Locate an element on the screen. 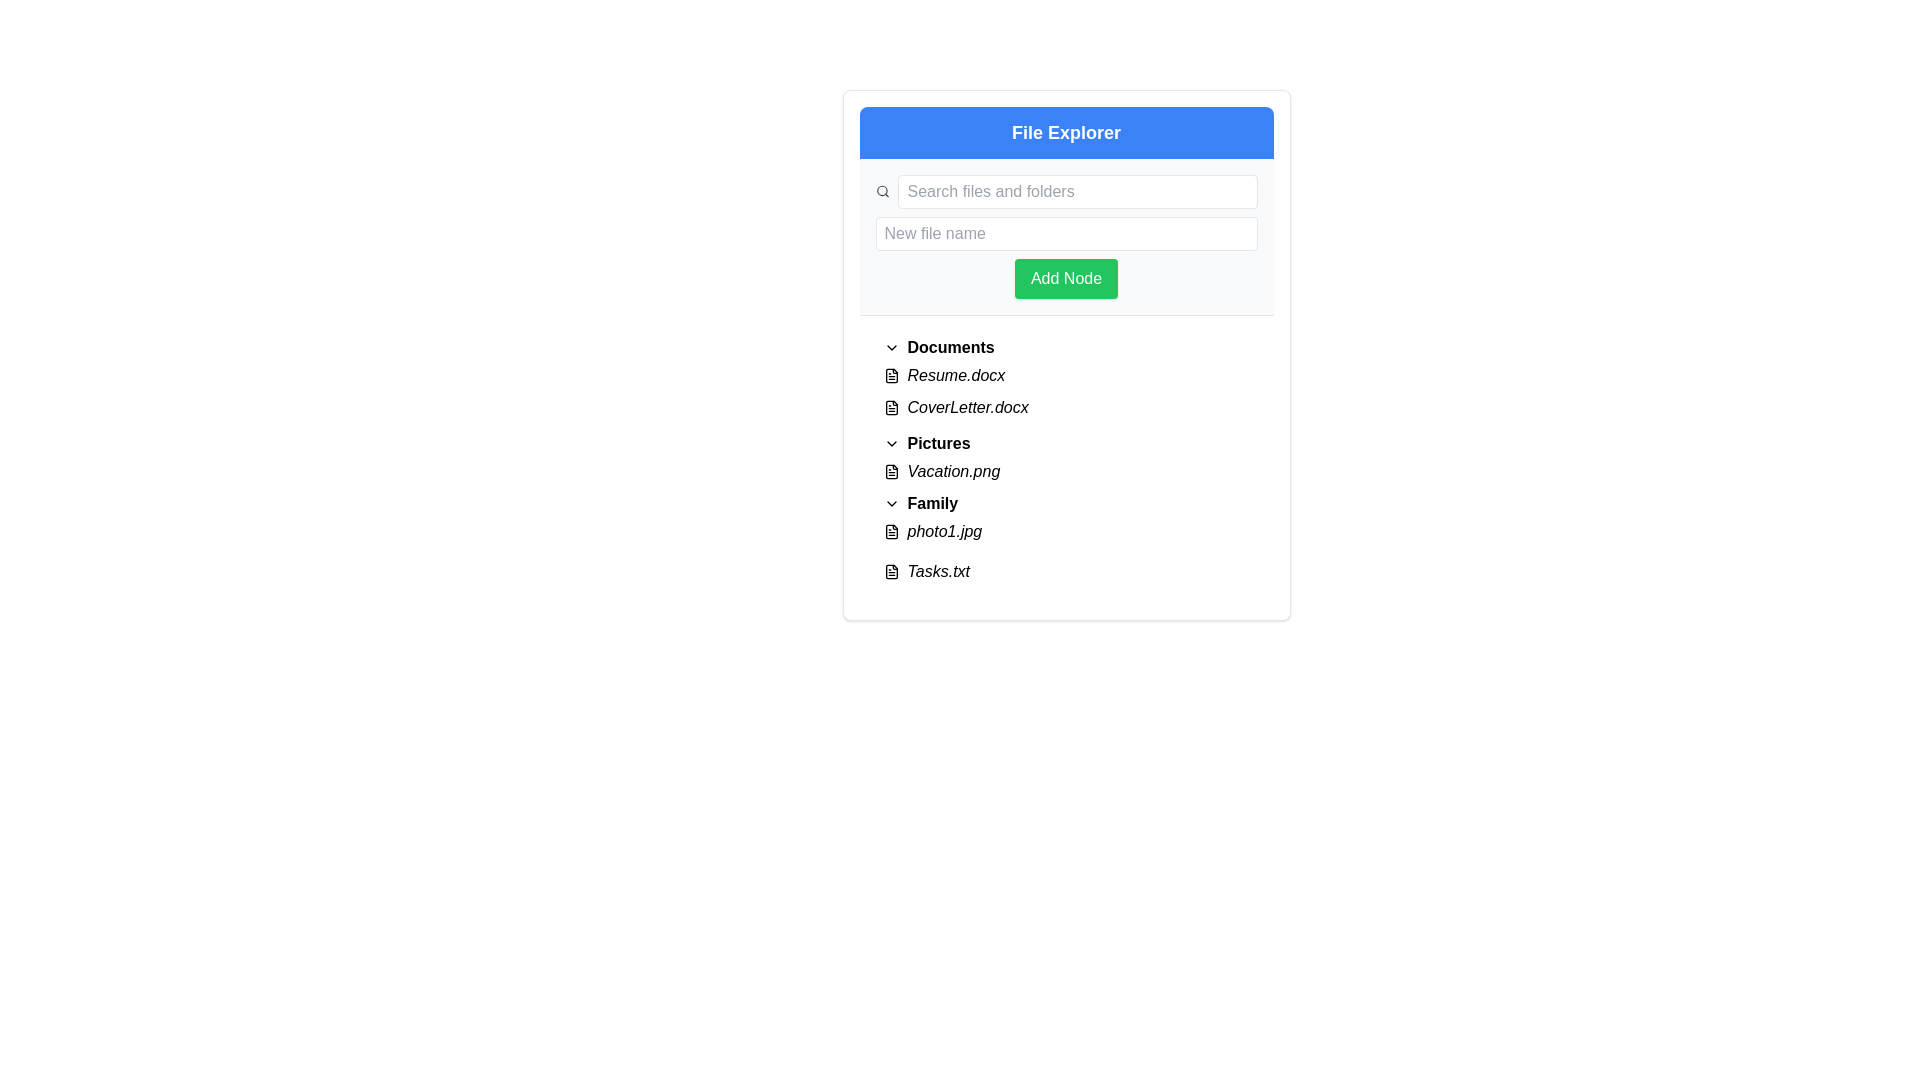 This screenshot has width=1920, height=1080. the 'Pictures' collapsible folder item in the file explorer interface is located at coordinates (1065, 442).